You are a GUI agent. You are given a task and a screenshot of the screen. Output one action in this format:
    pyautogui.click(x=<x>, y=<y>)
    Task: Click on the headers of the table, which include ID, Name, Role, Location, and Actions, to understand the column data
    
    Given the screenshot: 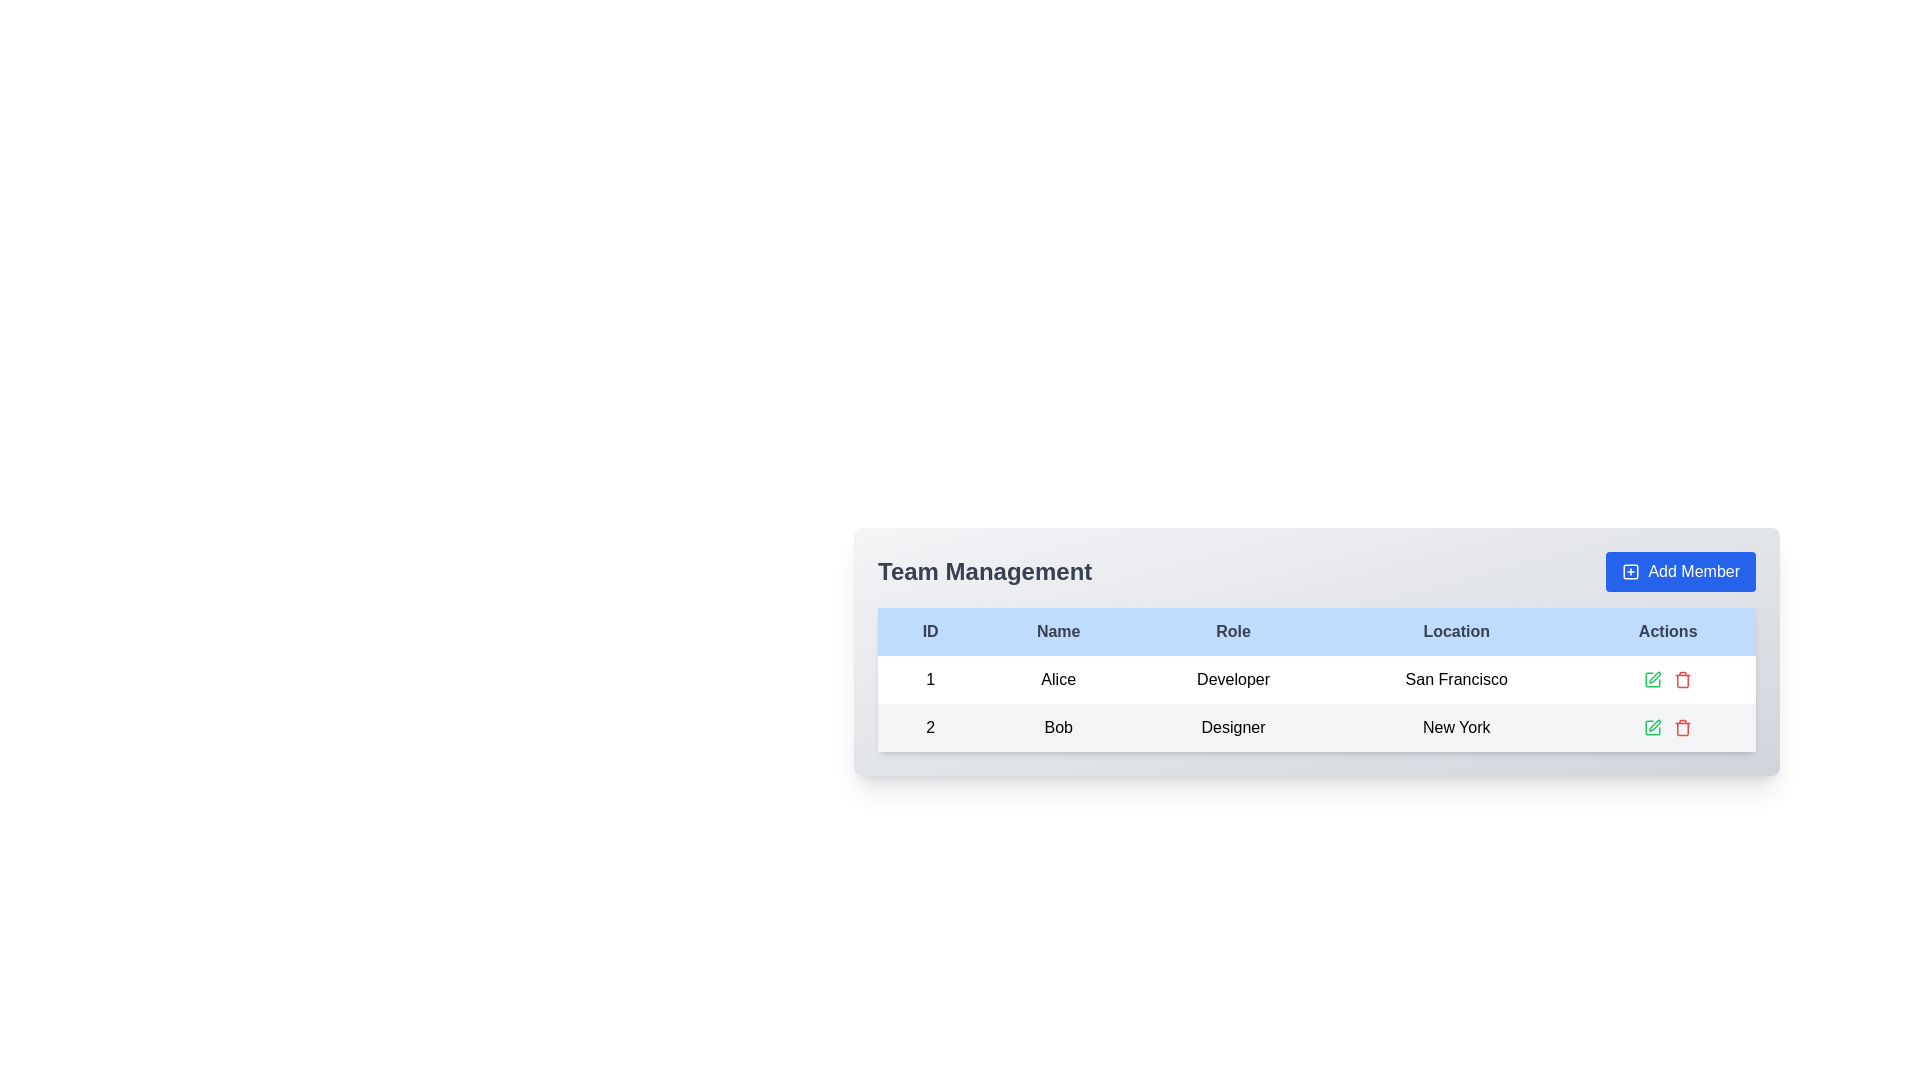 What is the action you would take?
    pyautogui.click(x=1316, y=632)
    